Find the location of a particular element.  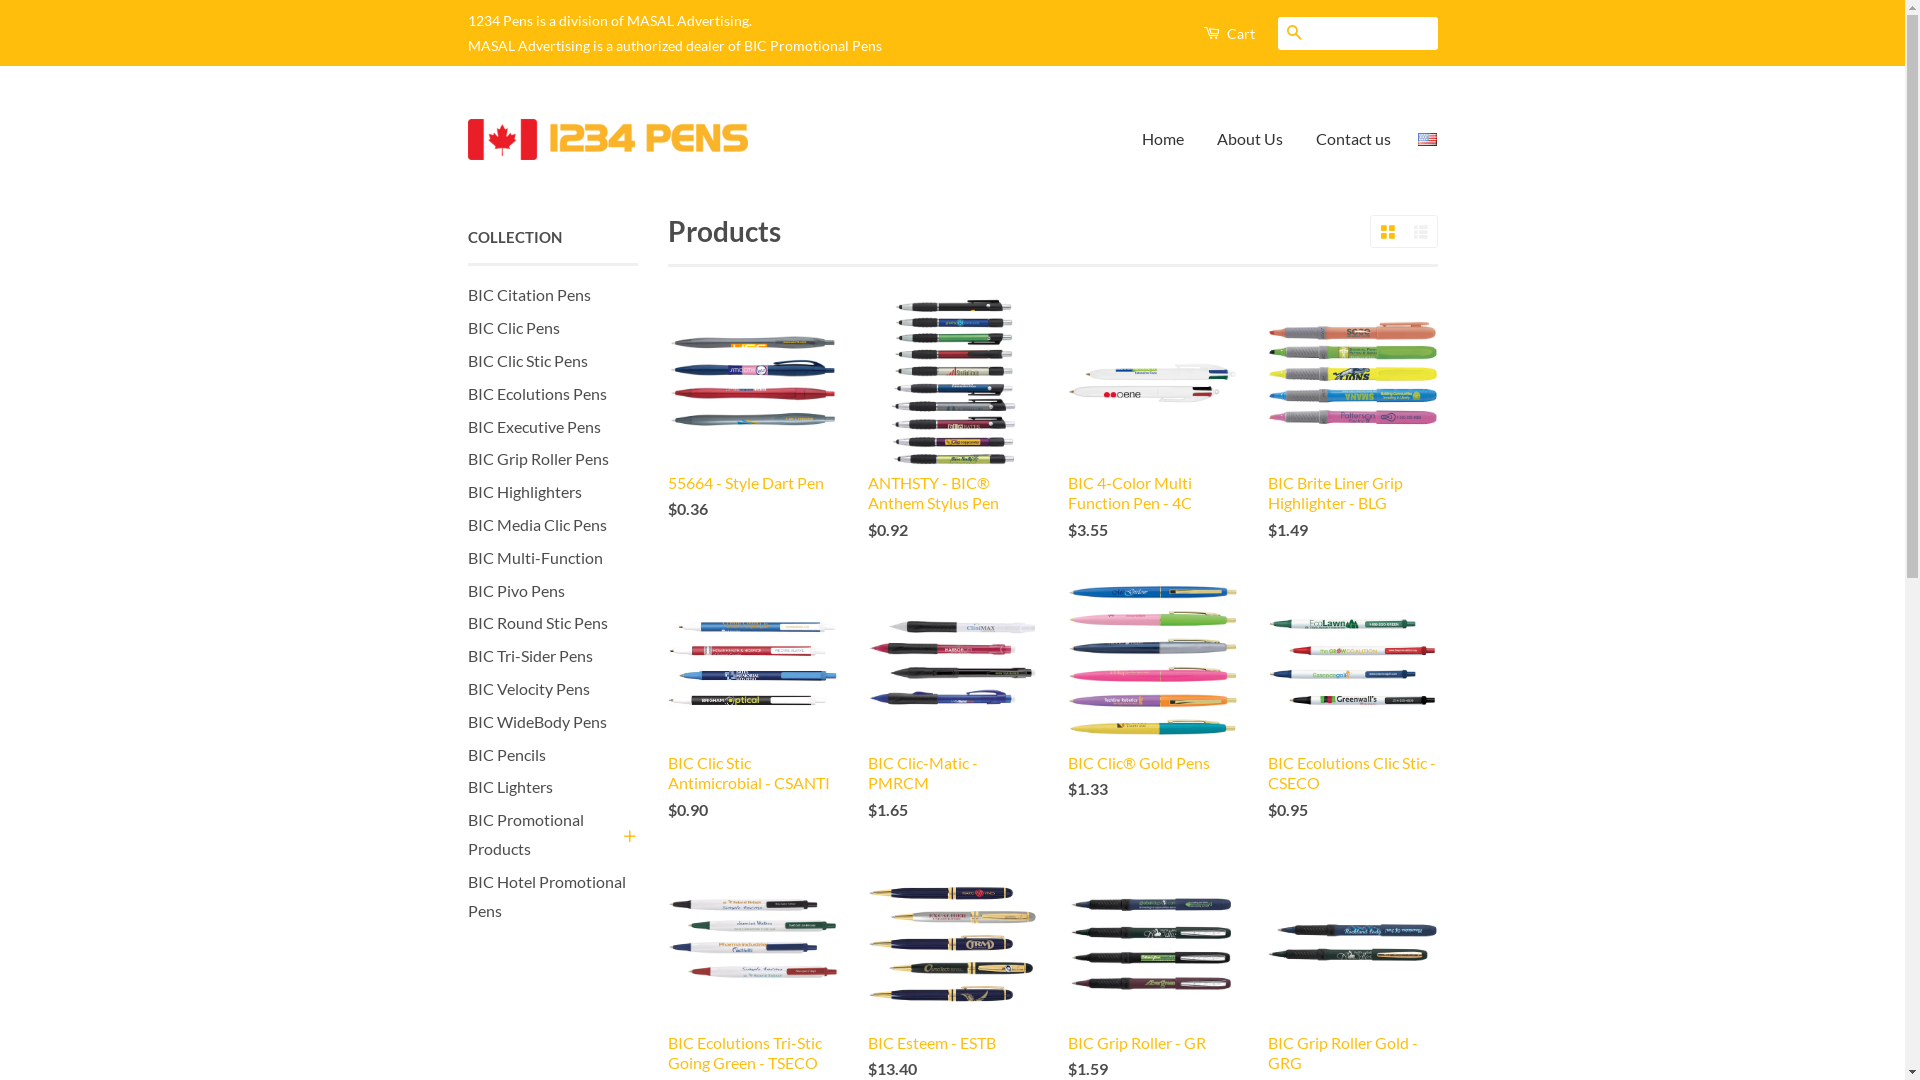

'BIC Multi-Function' is located at coordinates (535, 557).